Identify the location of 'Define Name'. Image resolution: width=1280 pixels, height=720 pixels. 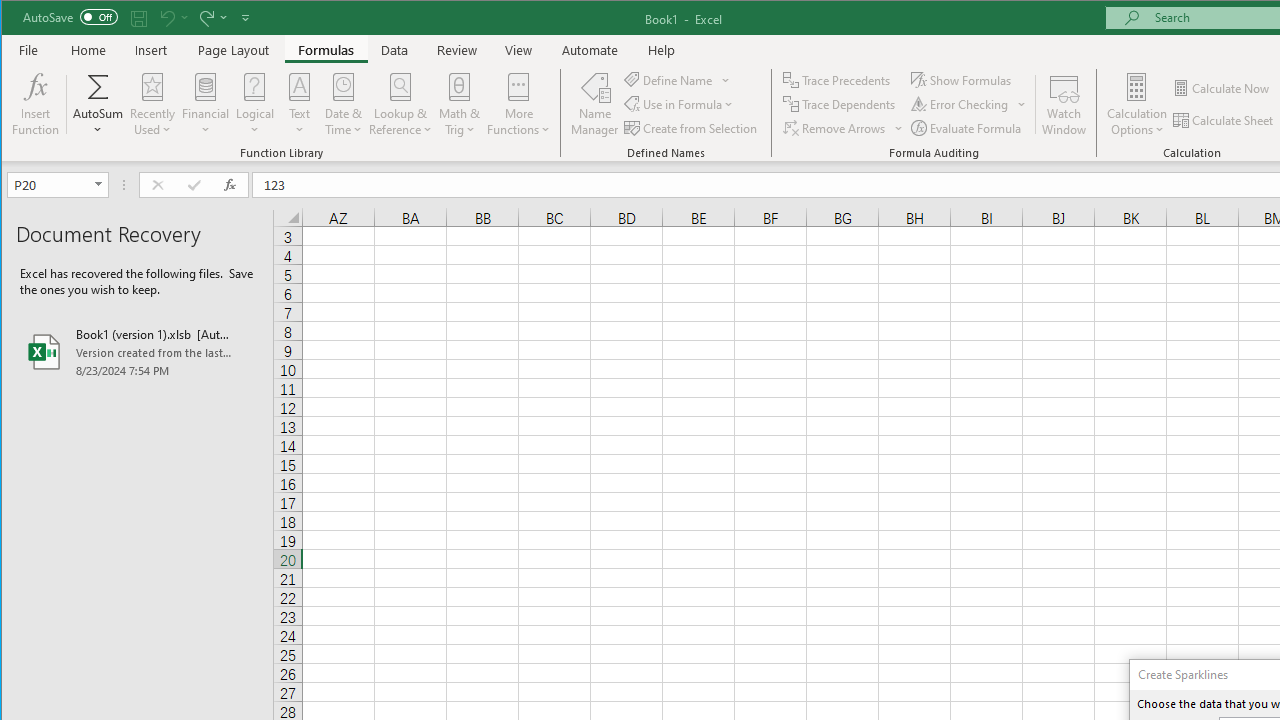
(677, 79).